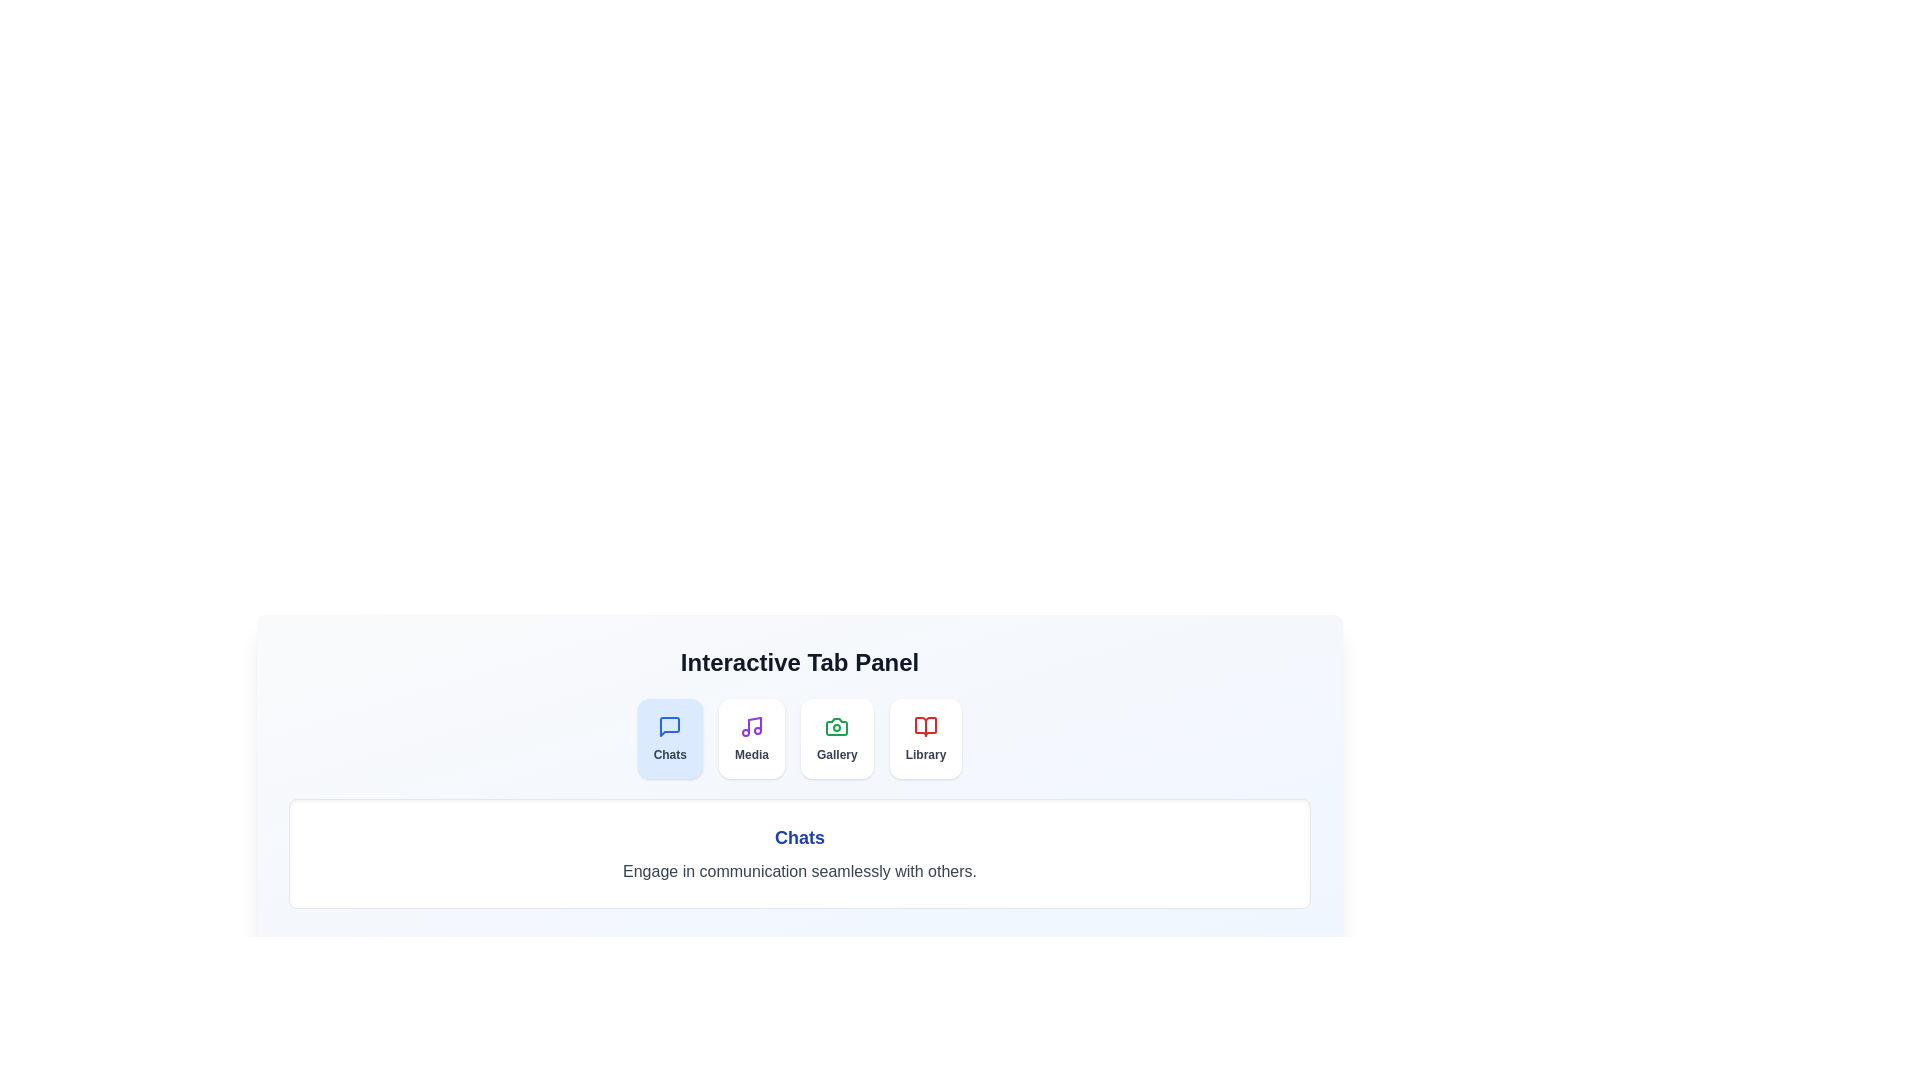 The height and width of the screenshot is (1080, 1920). What do you see at coordinates (751, 739) in the screenshot?
I see `the Media tab` at bounding box center [751, 739].